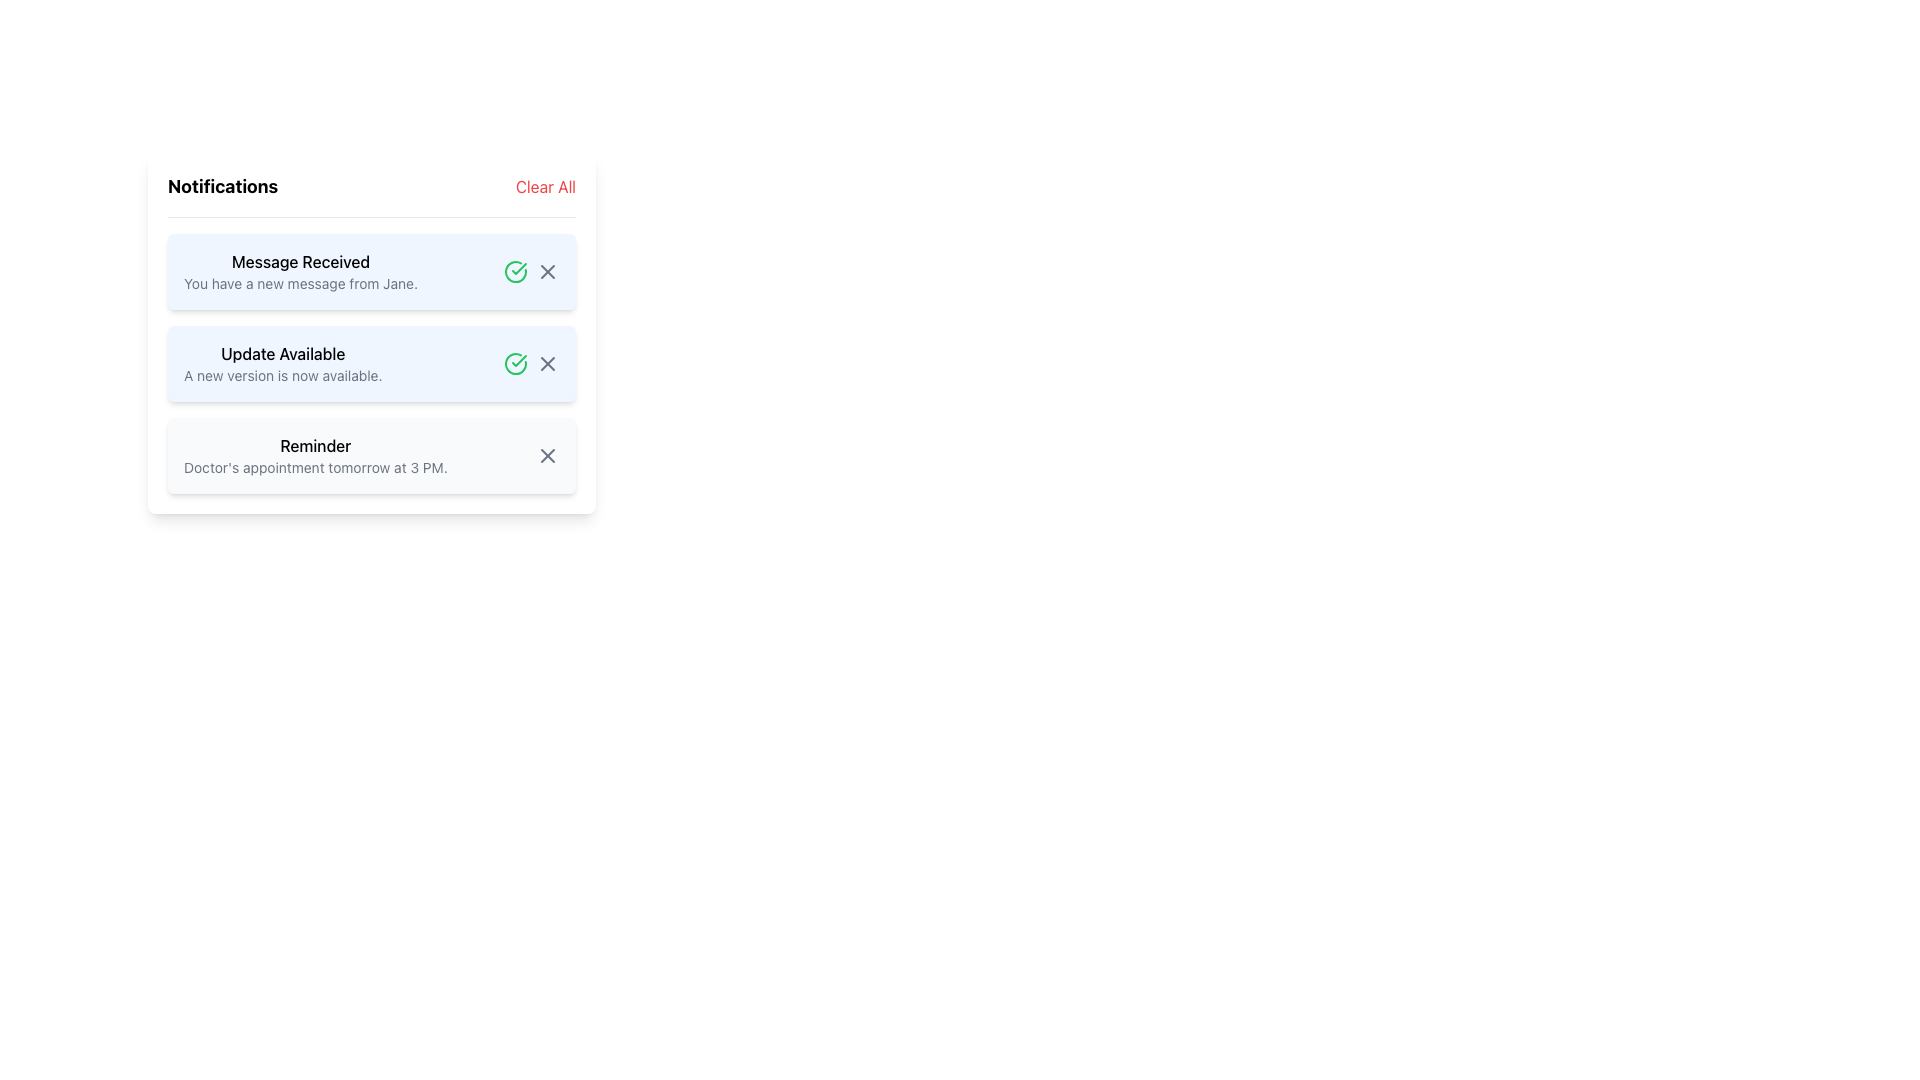  Describe the element at coordinates (532, 272) in the screenshot. I see `the grey cross icon within the notification card` at that location.